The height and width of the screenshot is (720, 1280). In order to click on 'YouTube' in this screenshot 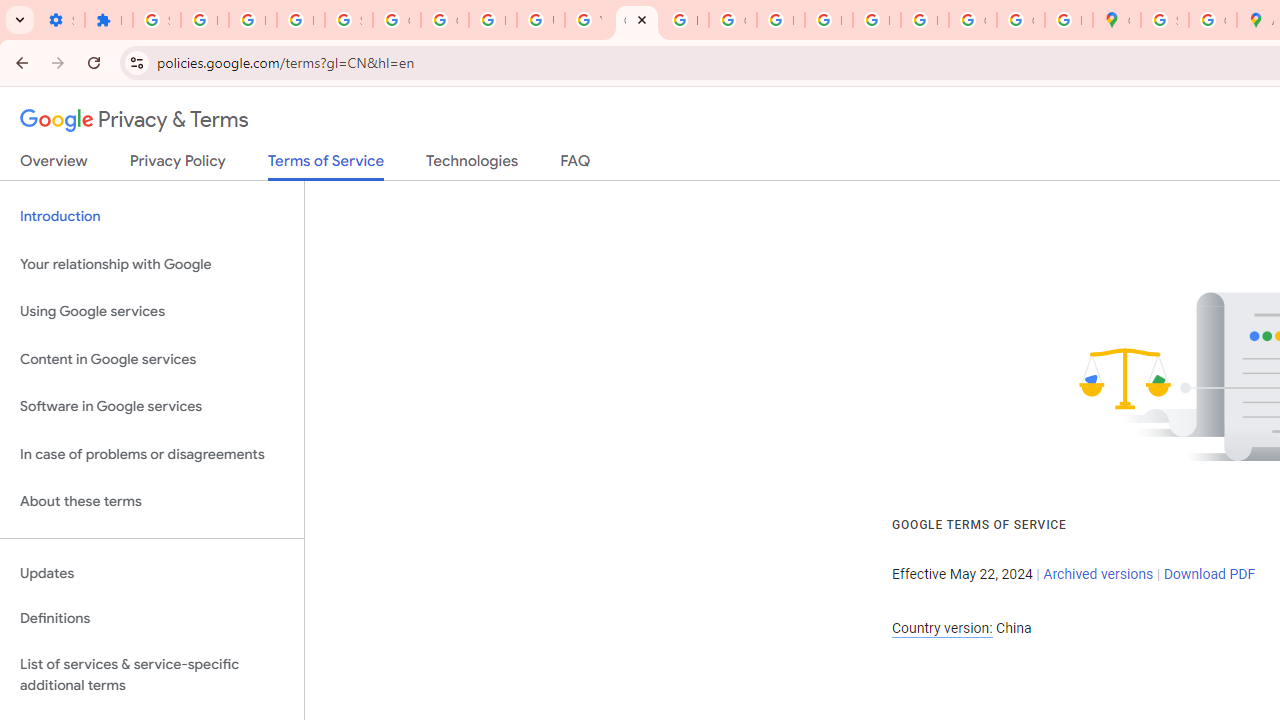, I will do `click(587, 20)`.